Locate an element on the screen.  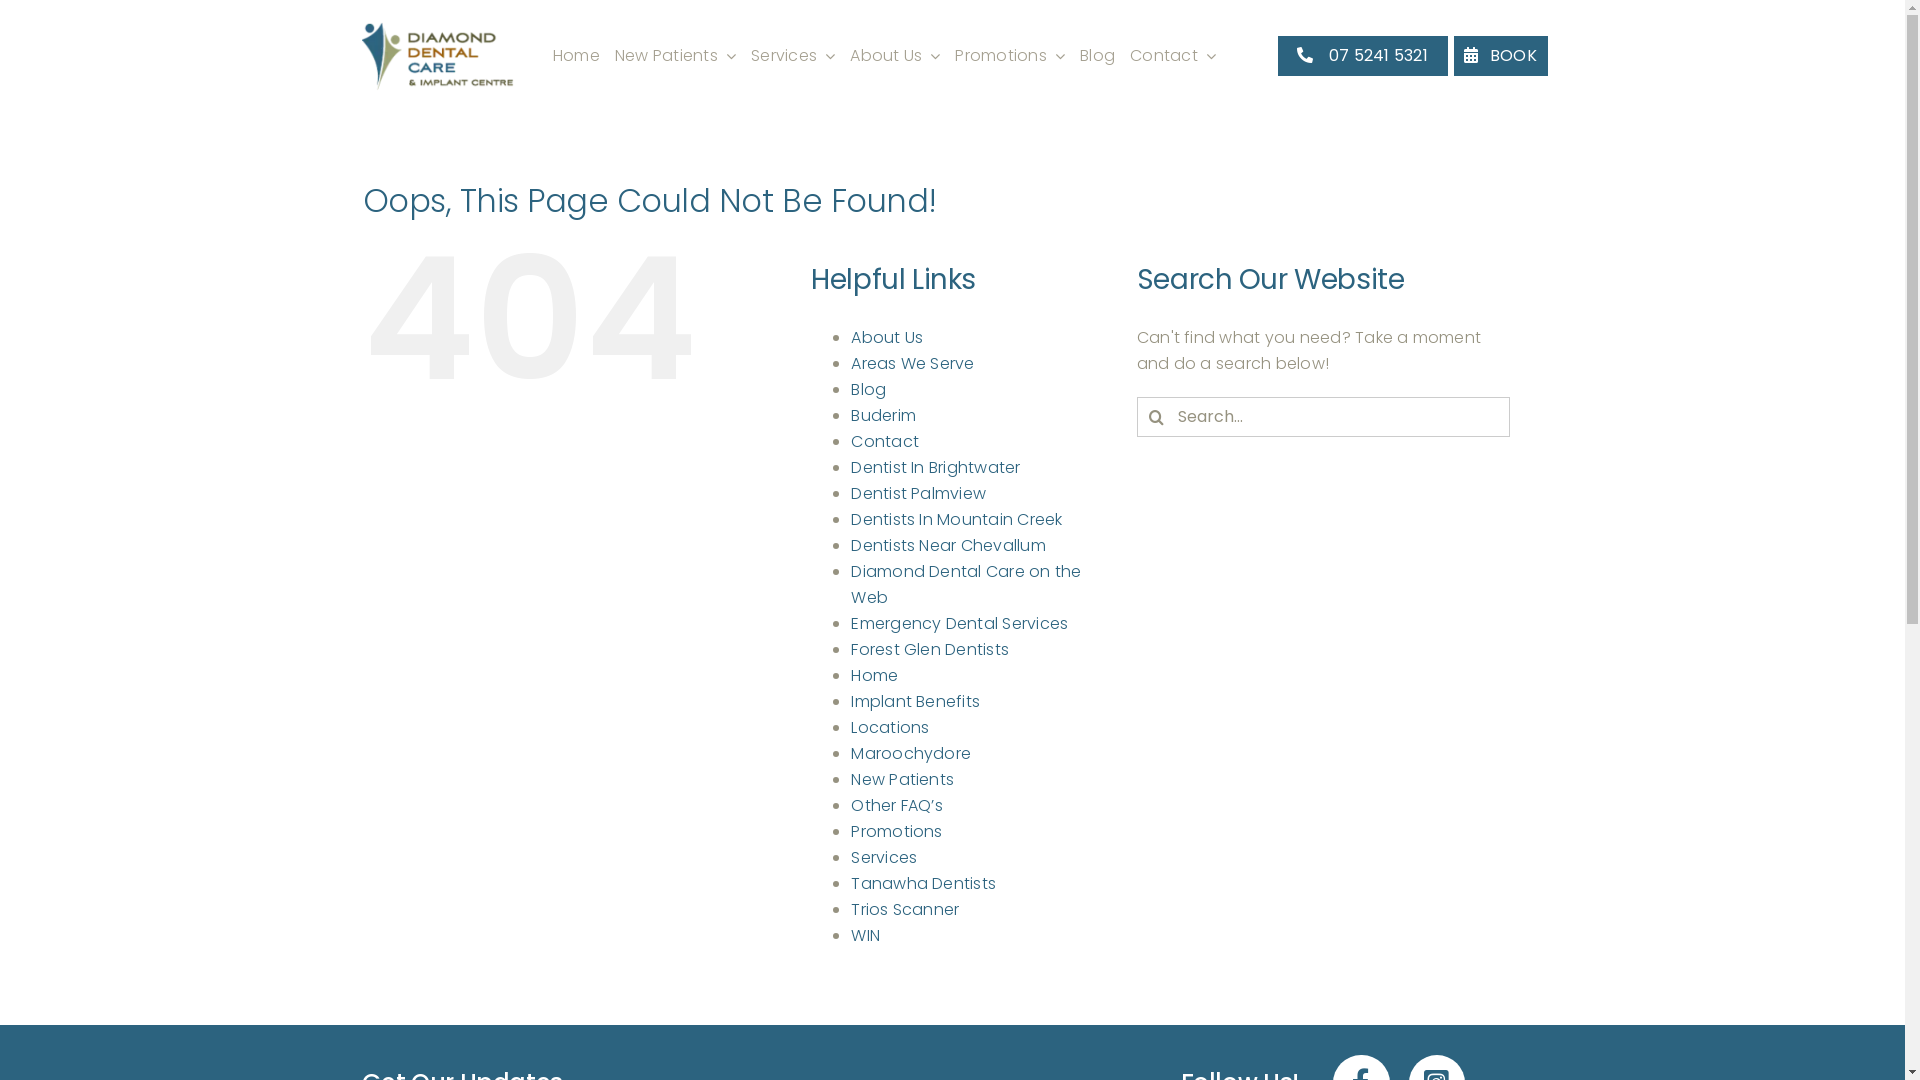
'New Patients' is located at coordinates (675, 55).